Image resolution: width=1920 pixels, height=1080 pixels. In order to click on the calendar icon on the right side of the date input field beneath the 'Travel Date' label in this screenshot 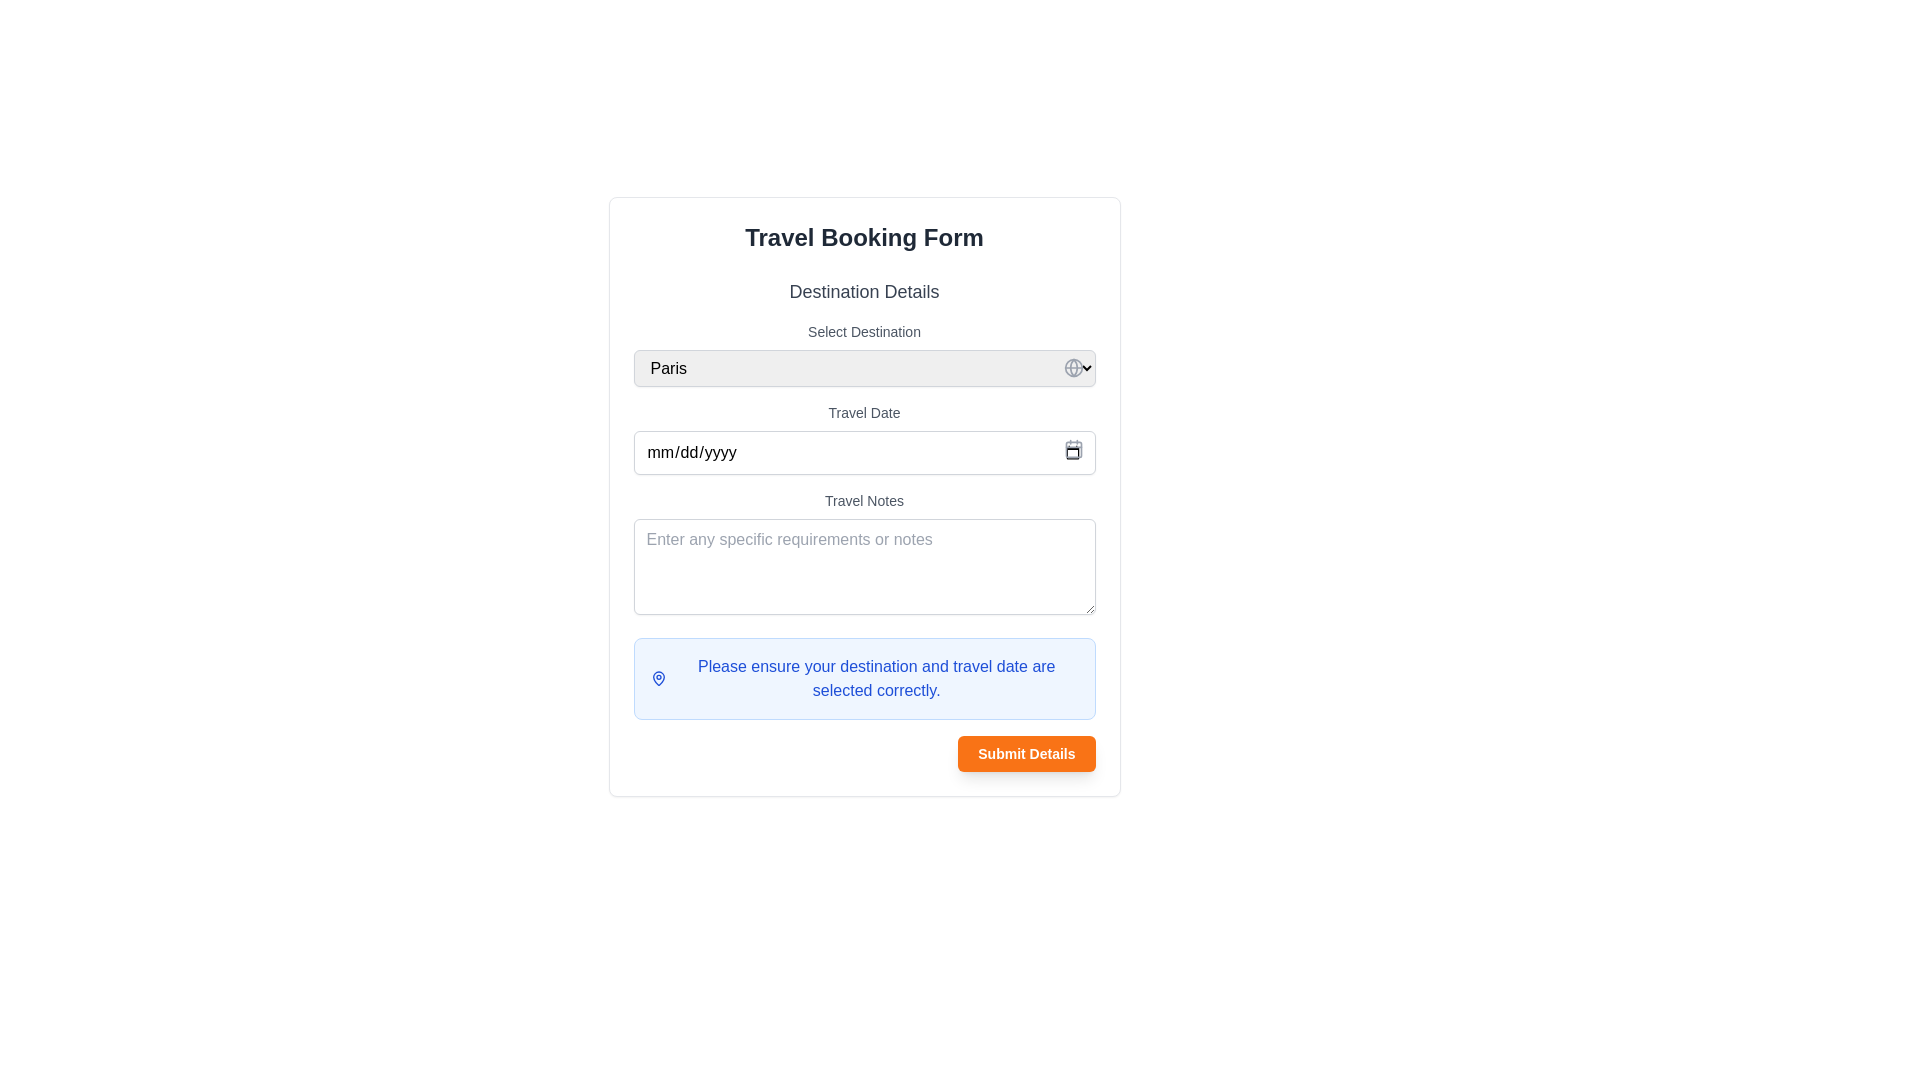, I will do `click(864, 452)`.